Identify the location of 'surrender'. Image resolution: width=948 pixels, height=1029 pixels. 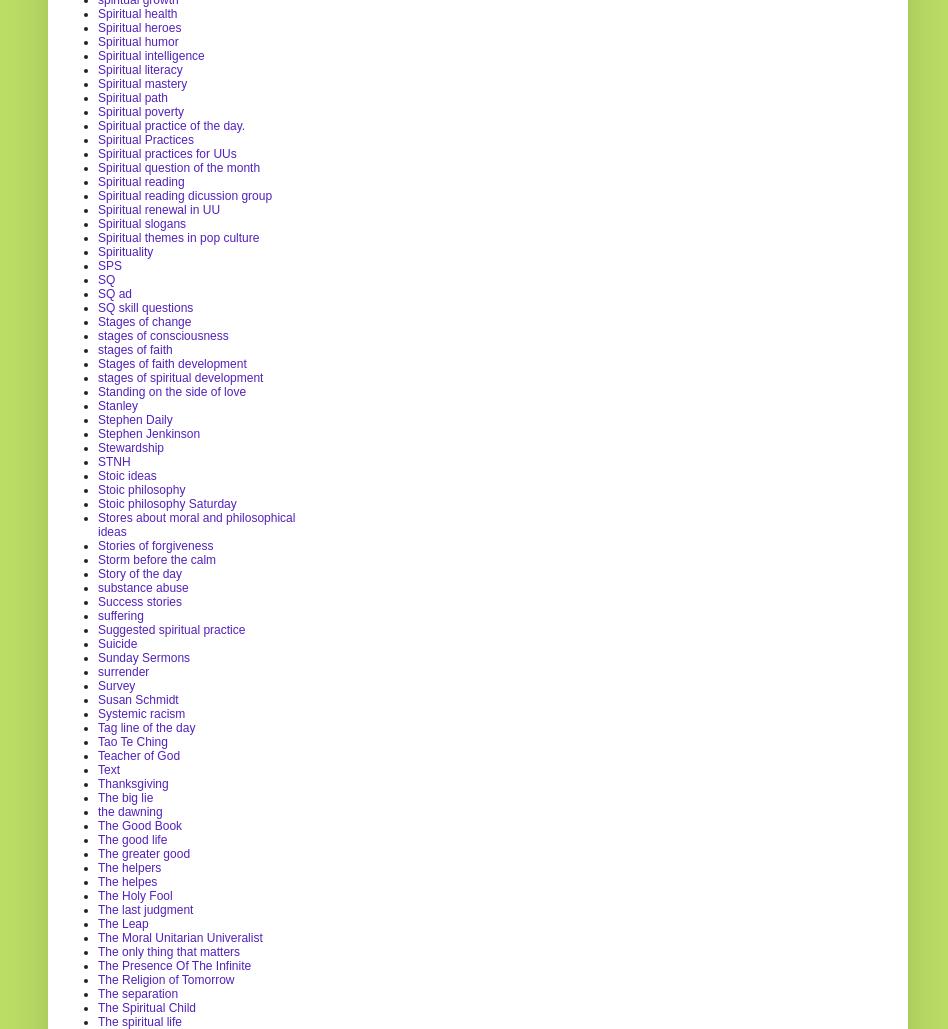
(122, 670).